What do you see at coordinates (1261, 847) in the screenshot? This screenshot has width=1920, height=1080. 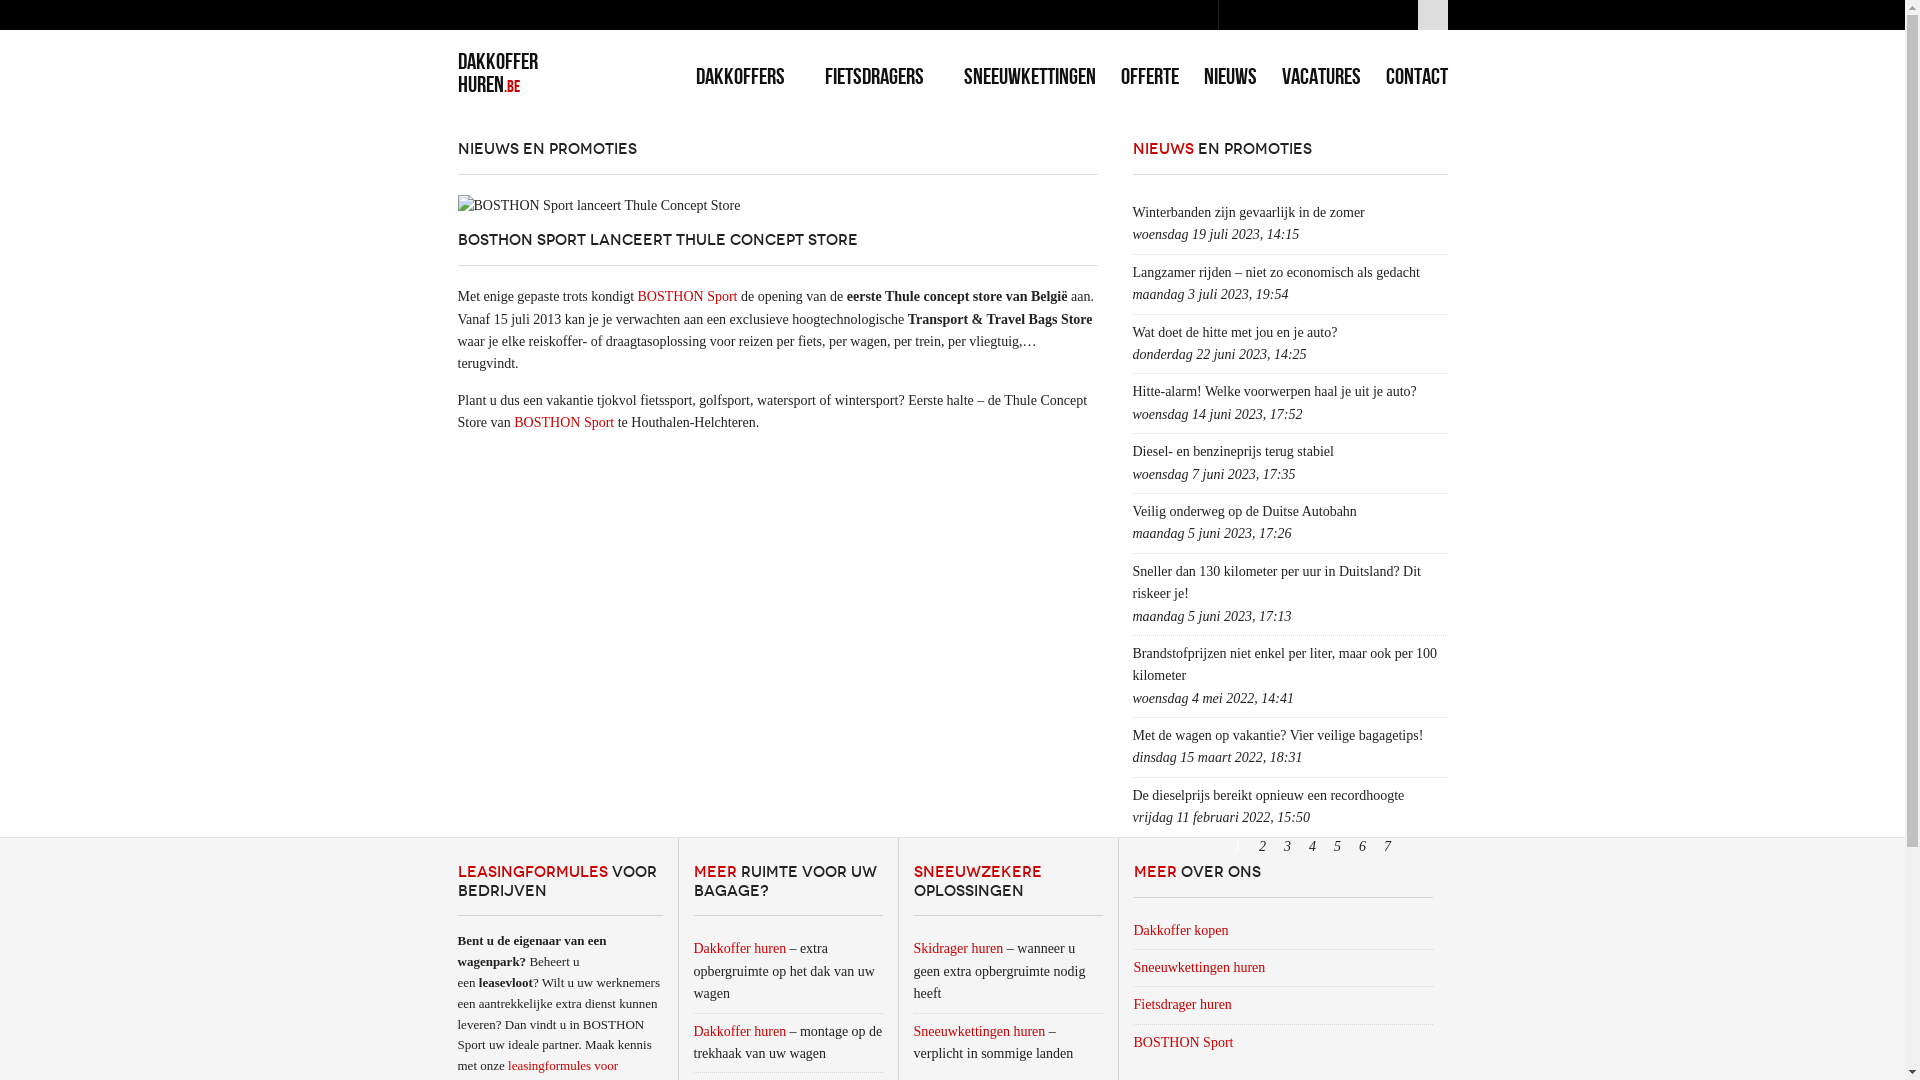 I see `'2'` at bounding box center [1261, 847].